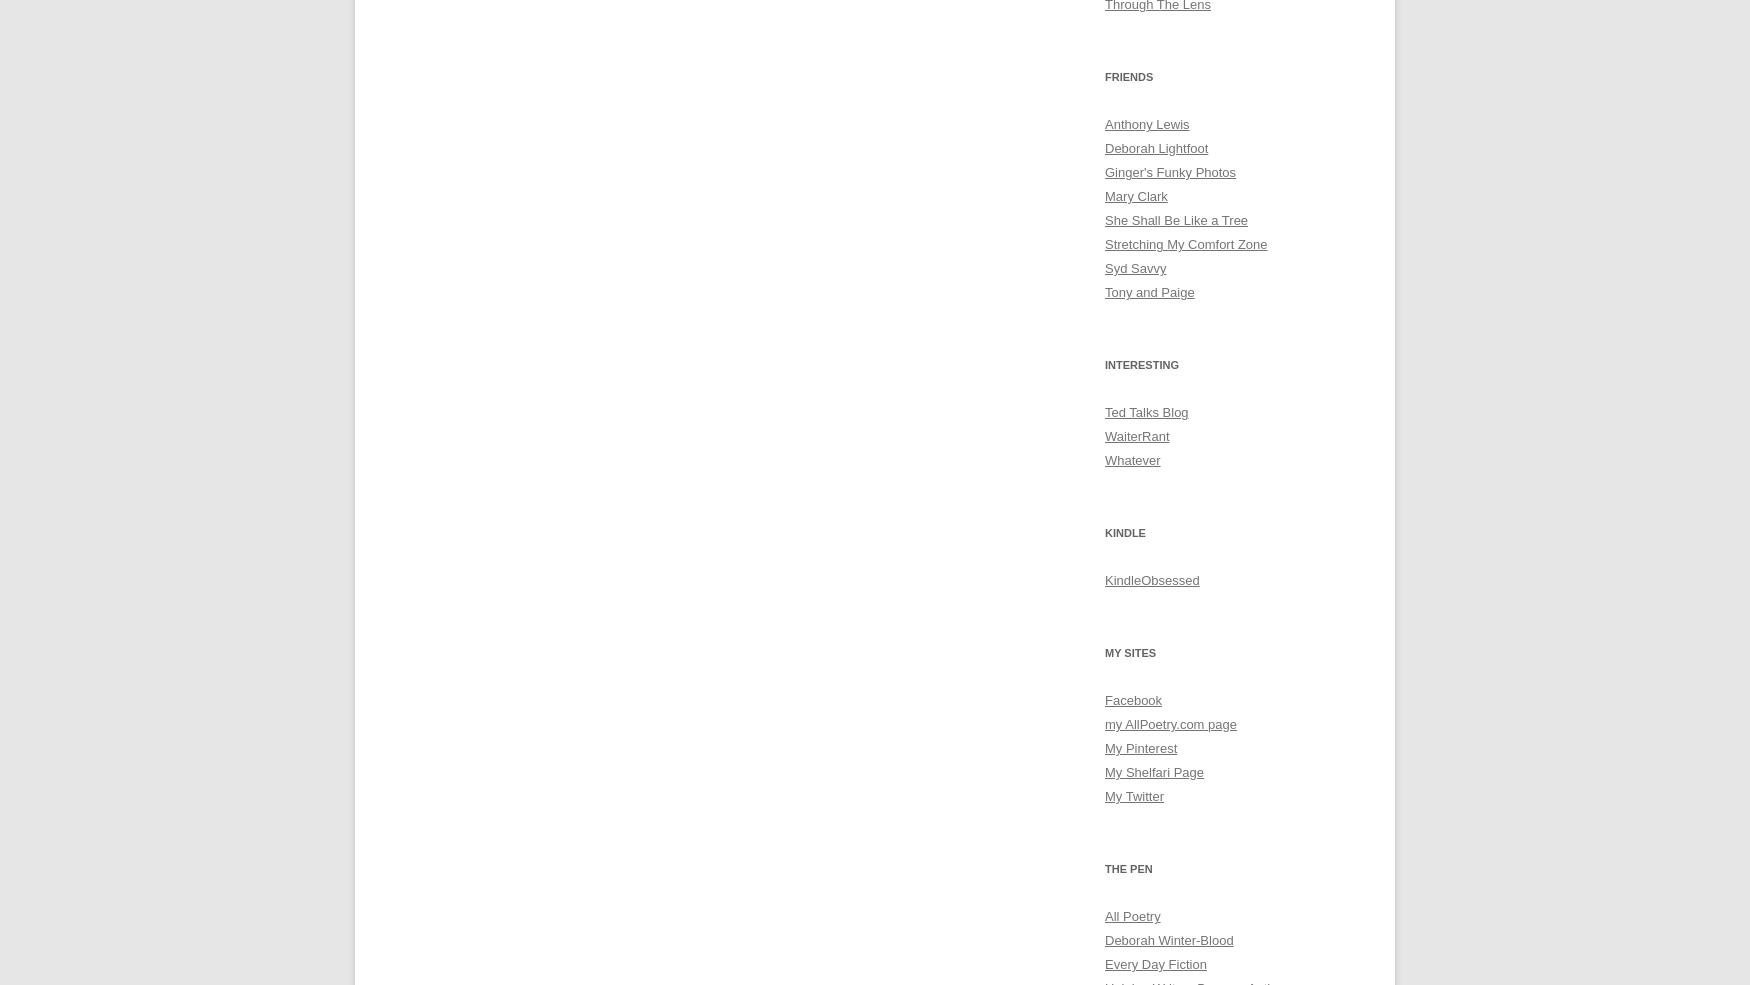 Image resolution: width=1750 pixels, height=985 pixels. Describe the element at coordinates (1134, 267) in the screenshot. I see `'Syd Savvy'` at that location.